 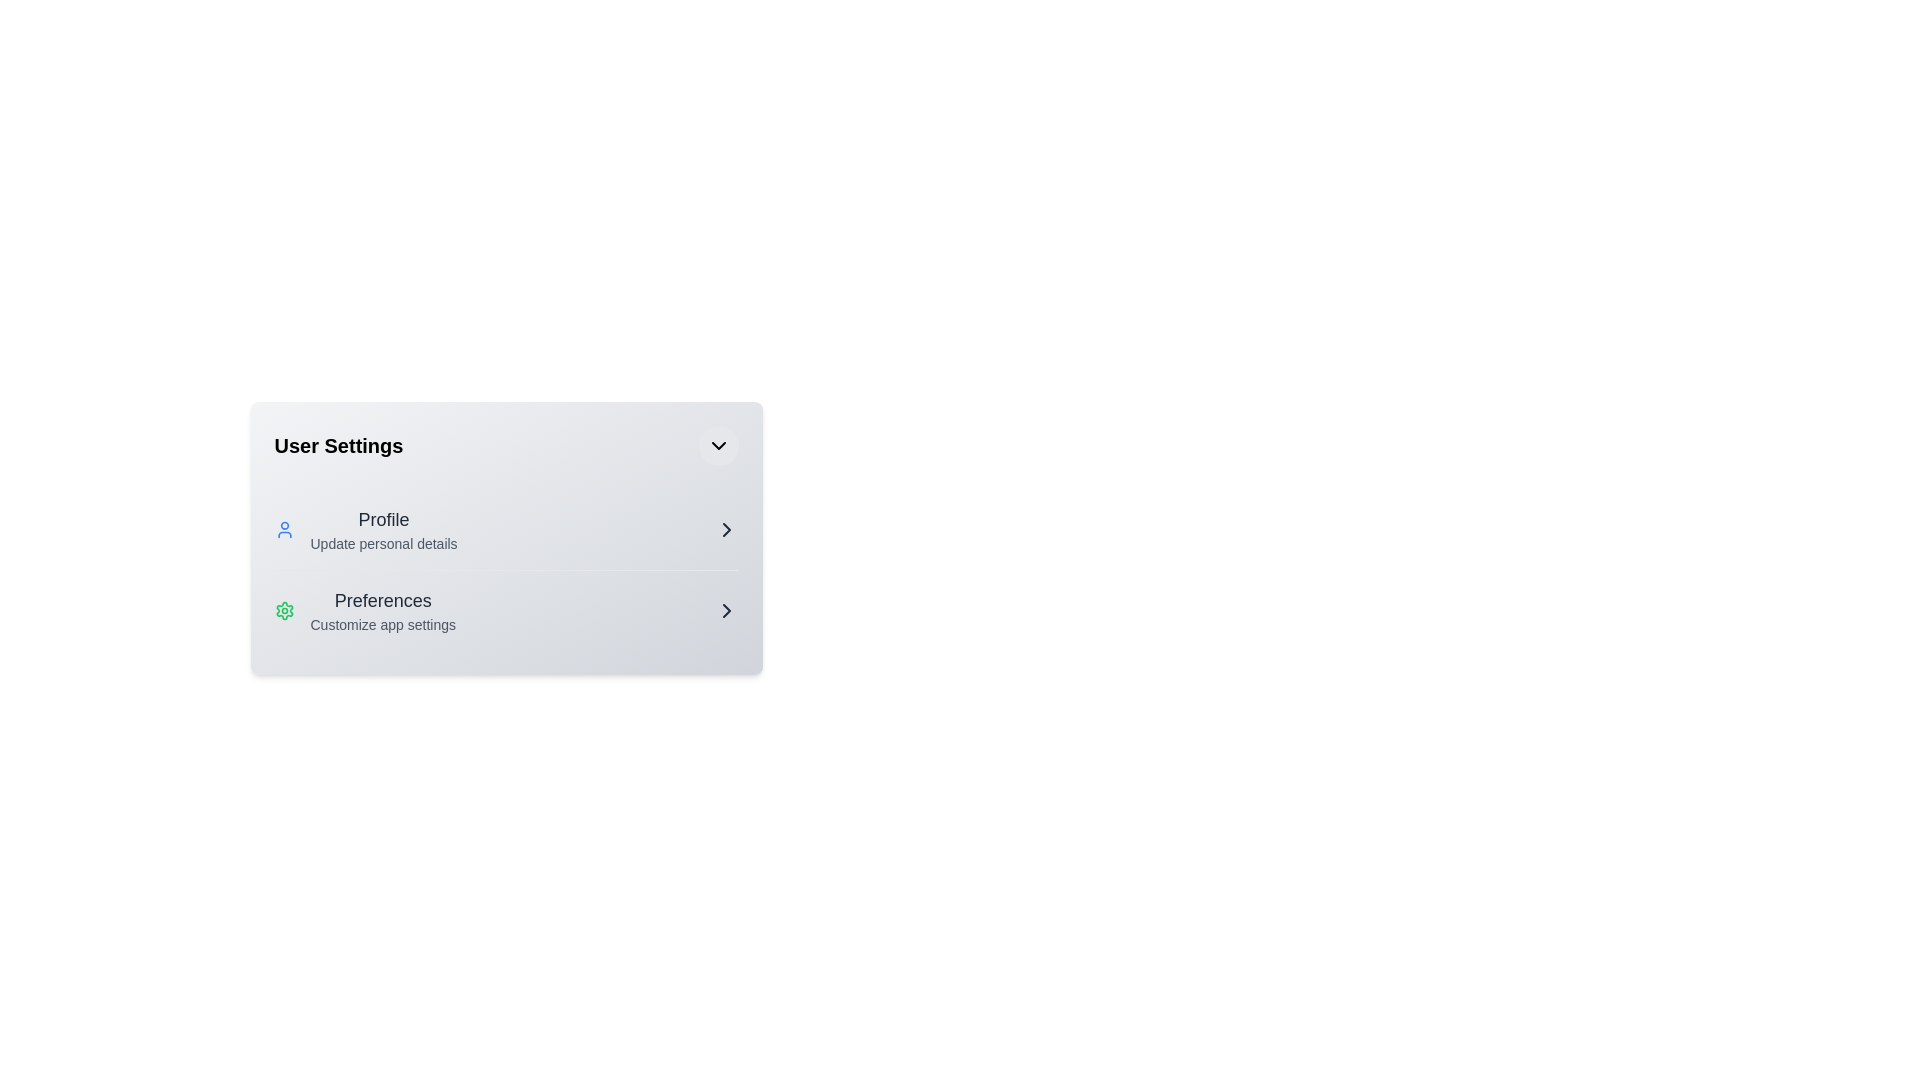 I want to click on the 'Profile' textual label with subheading, so click(x=384, y=528).